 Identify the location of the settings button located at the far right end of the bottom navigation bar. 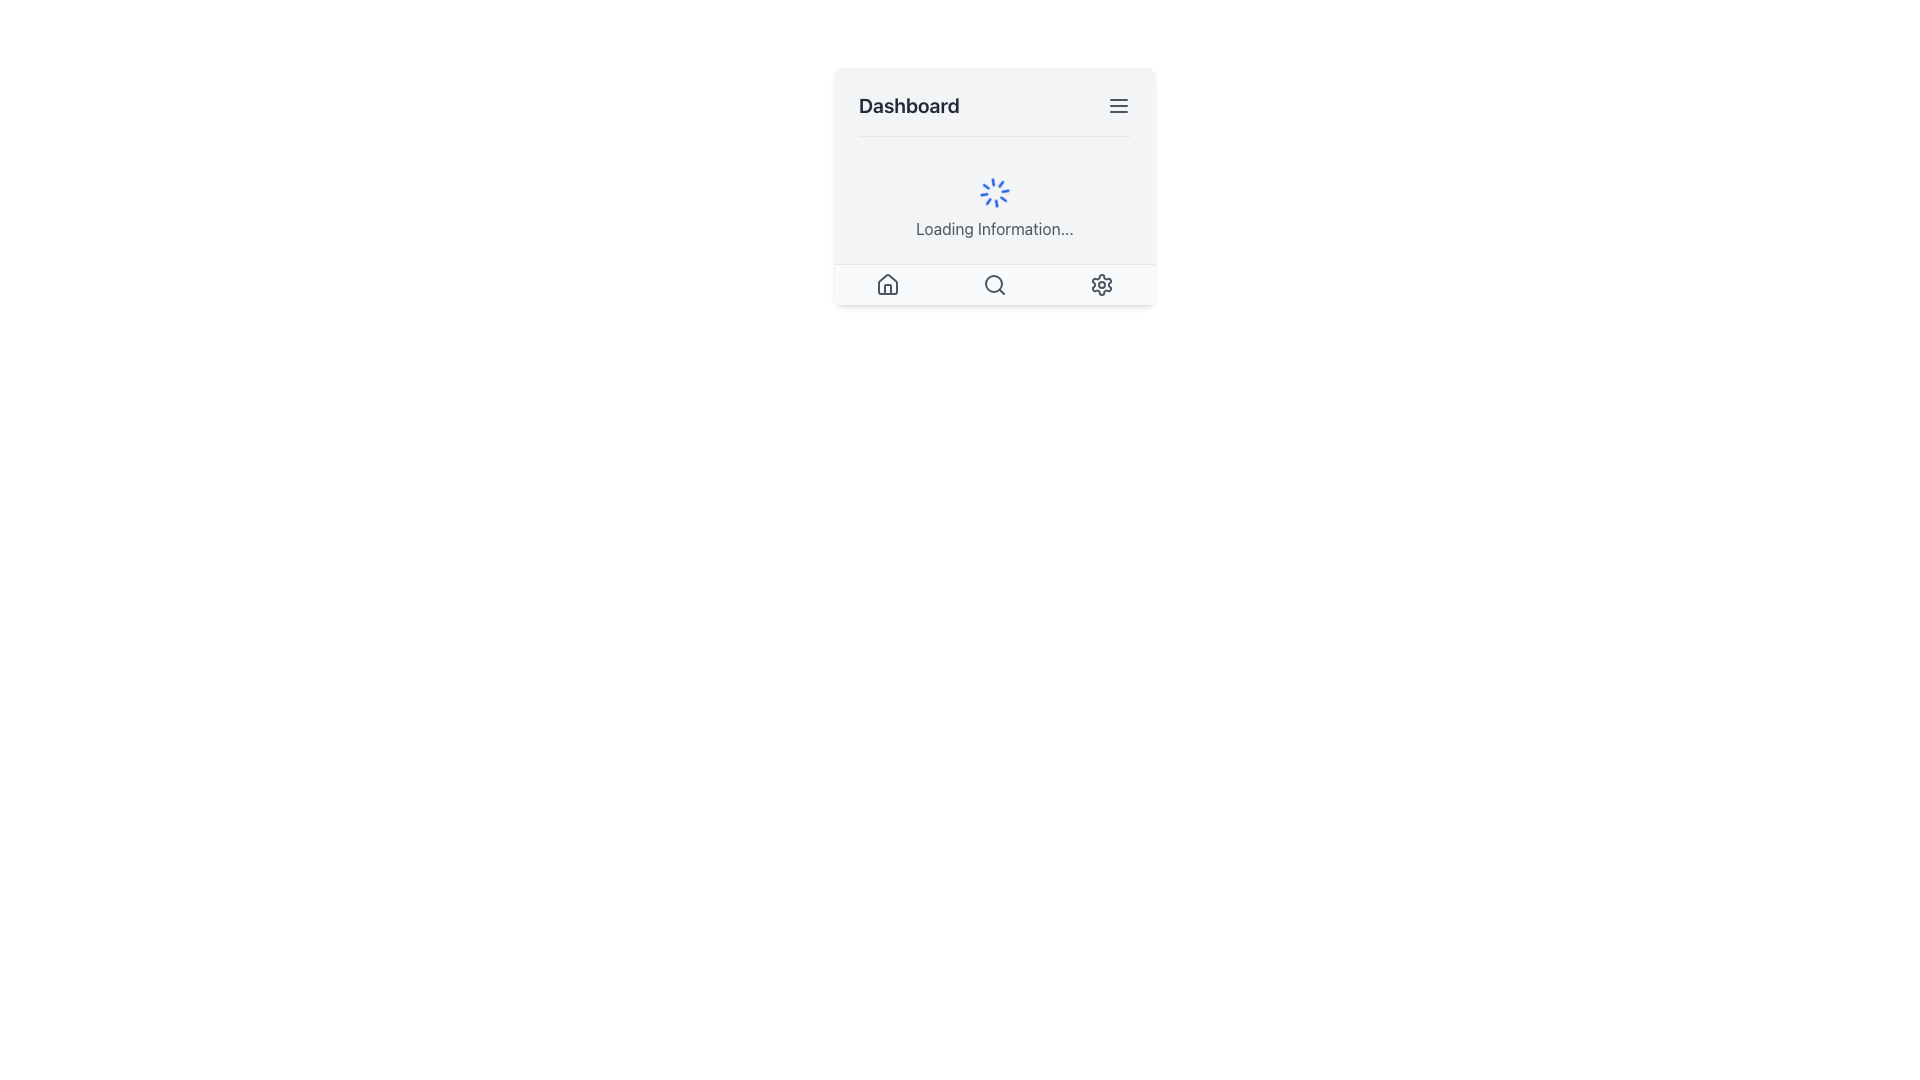
(1100, 285).